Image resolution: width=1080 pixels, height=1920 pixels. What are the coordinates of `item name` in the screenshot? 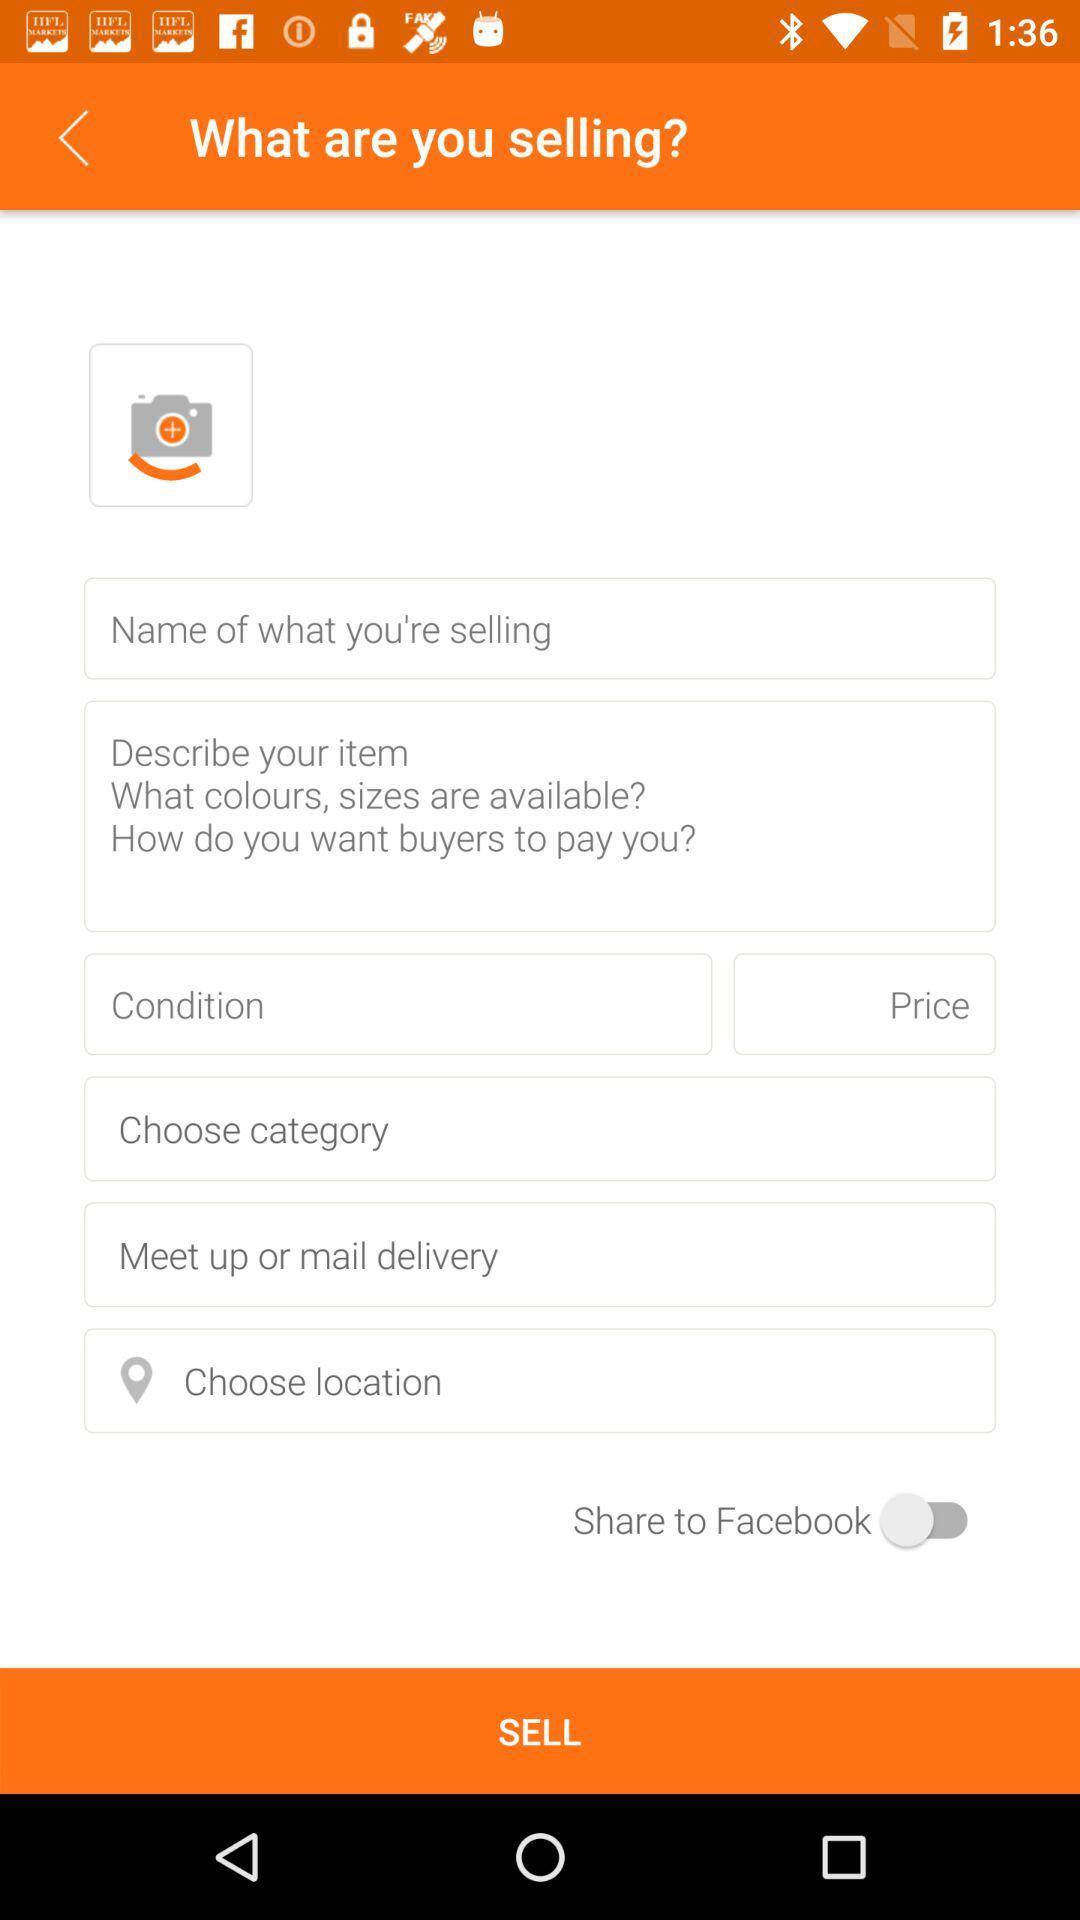 It's located at (540, 627).